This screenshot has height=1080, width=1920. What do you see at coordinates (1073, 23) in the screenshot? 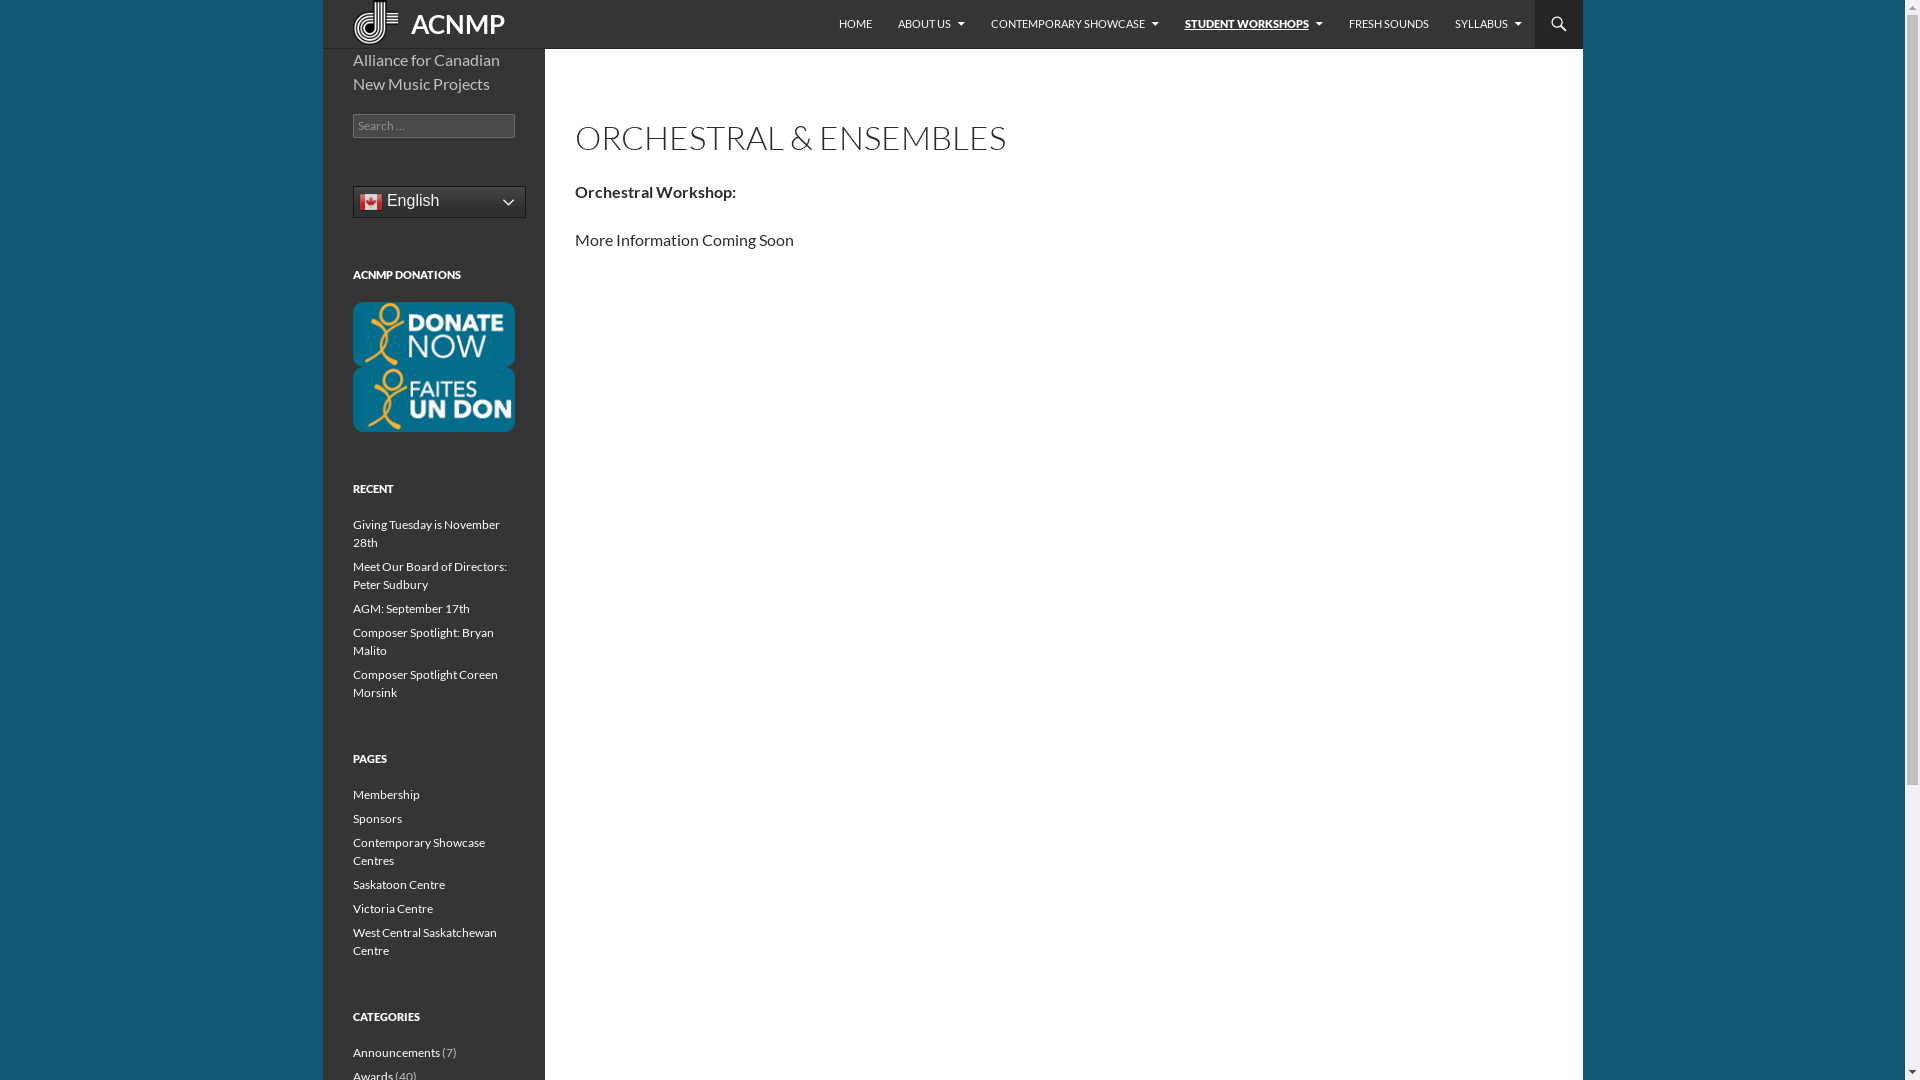
I see `'CONTEMPORARY SHOWCASE'` at bounding box center [1073, 23].